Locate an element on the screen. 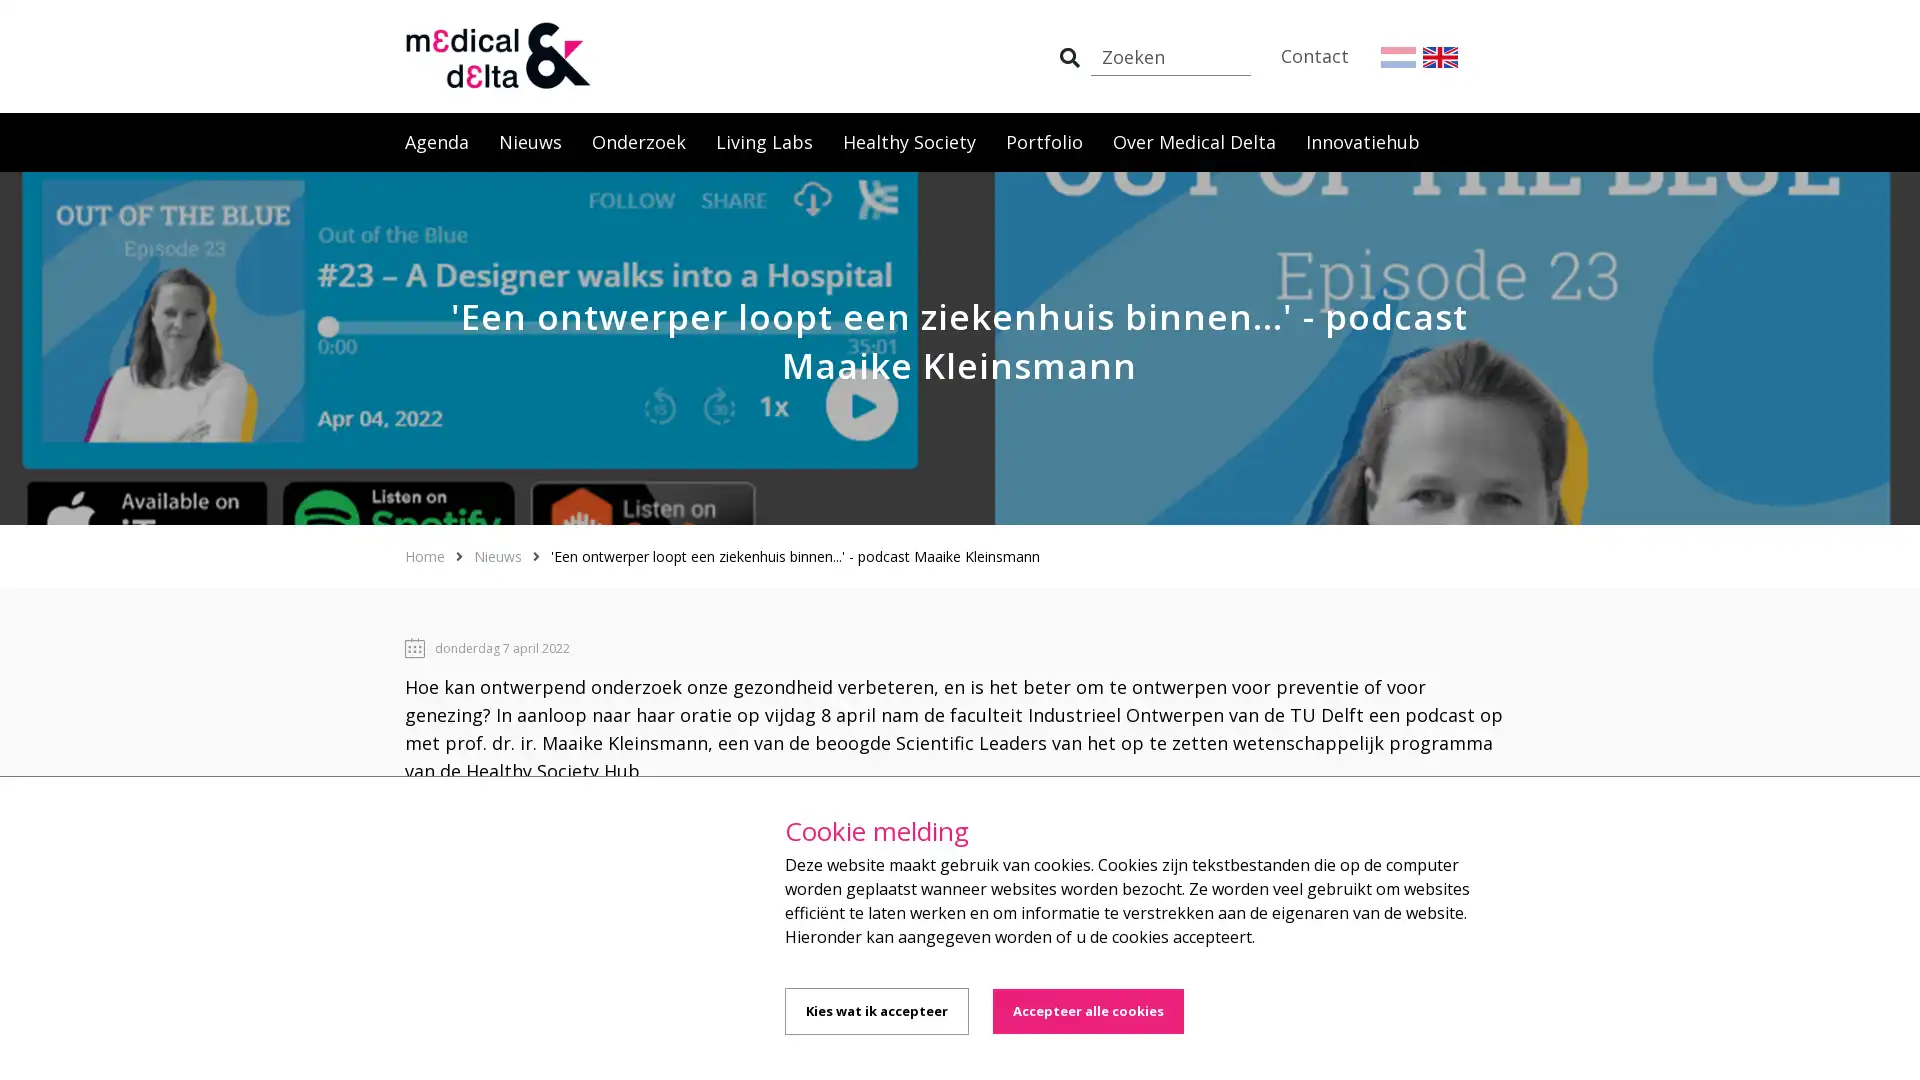  Accepteer alle cookies is located at coordinates (1087, 1011).